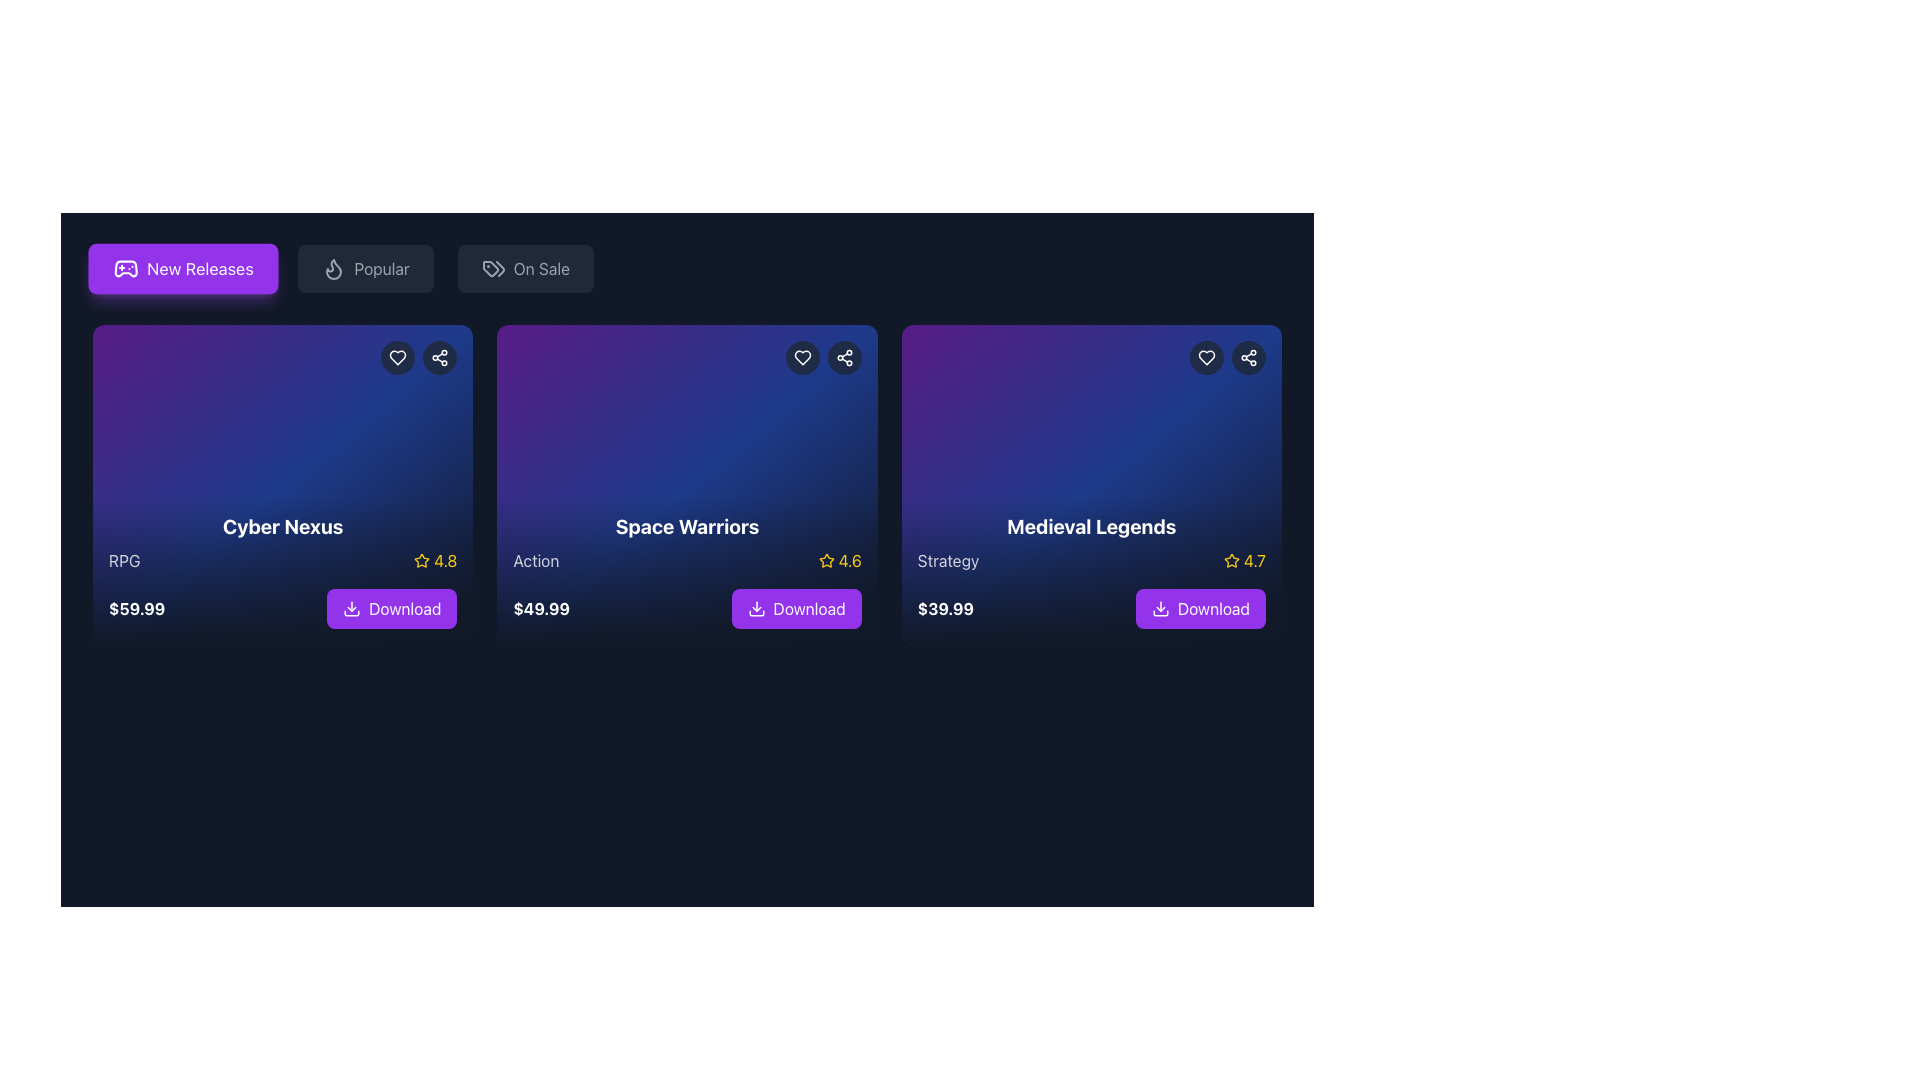  I want to click on the Rating display element showing a rating of 4.8, so click(434, 560).